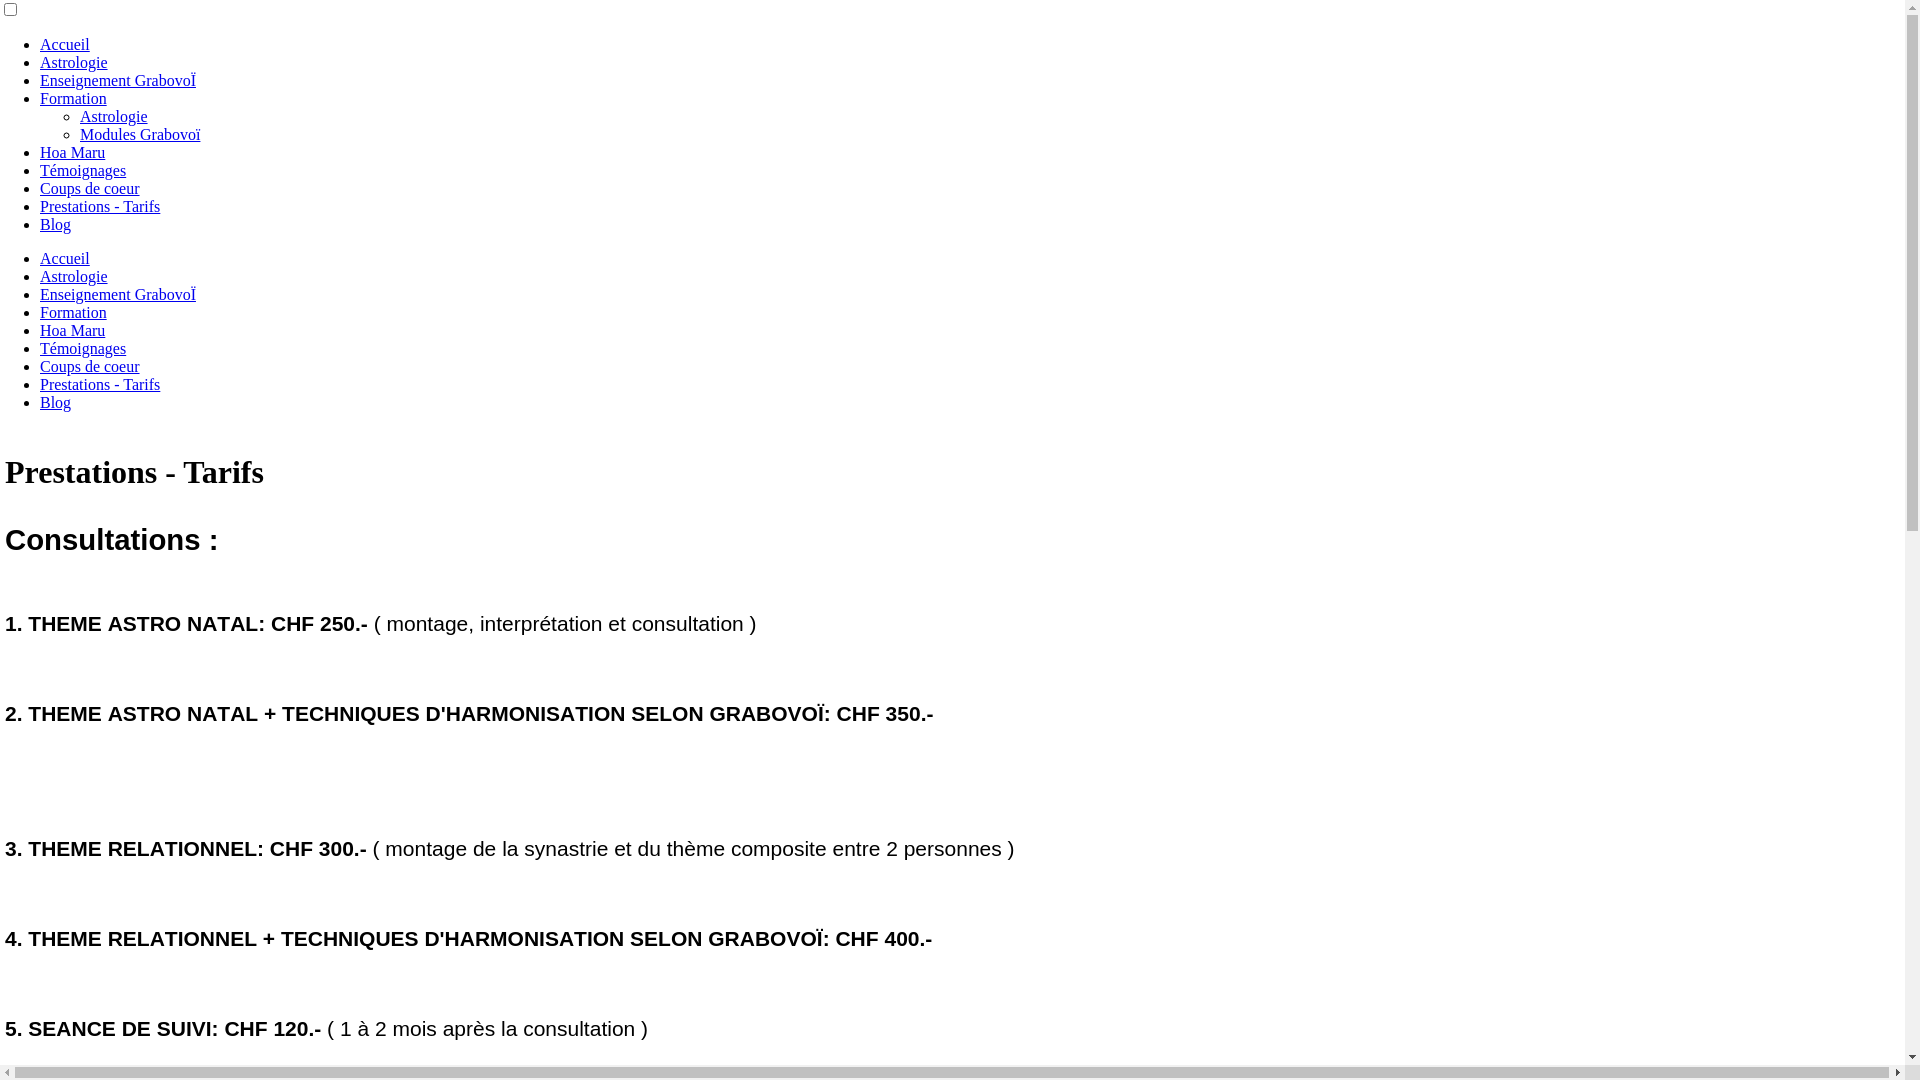 This screenshot has height=1080, width=1920. What do you see at coordinates (72, 151) in the screenshot?
I see `'Hoa Maru'` at bounding box center [72, 151].